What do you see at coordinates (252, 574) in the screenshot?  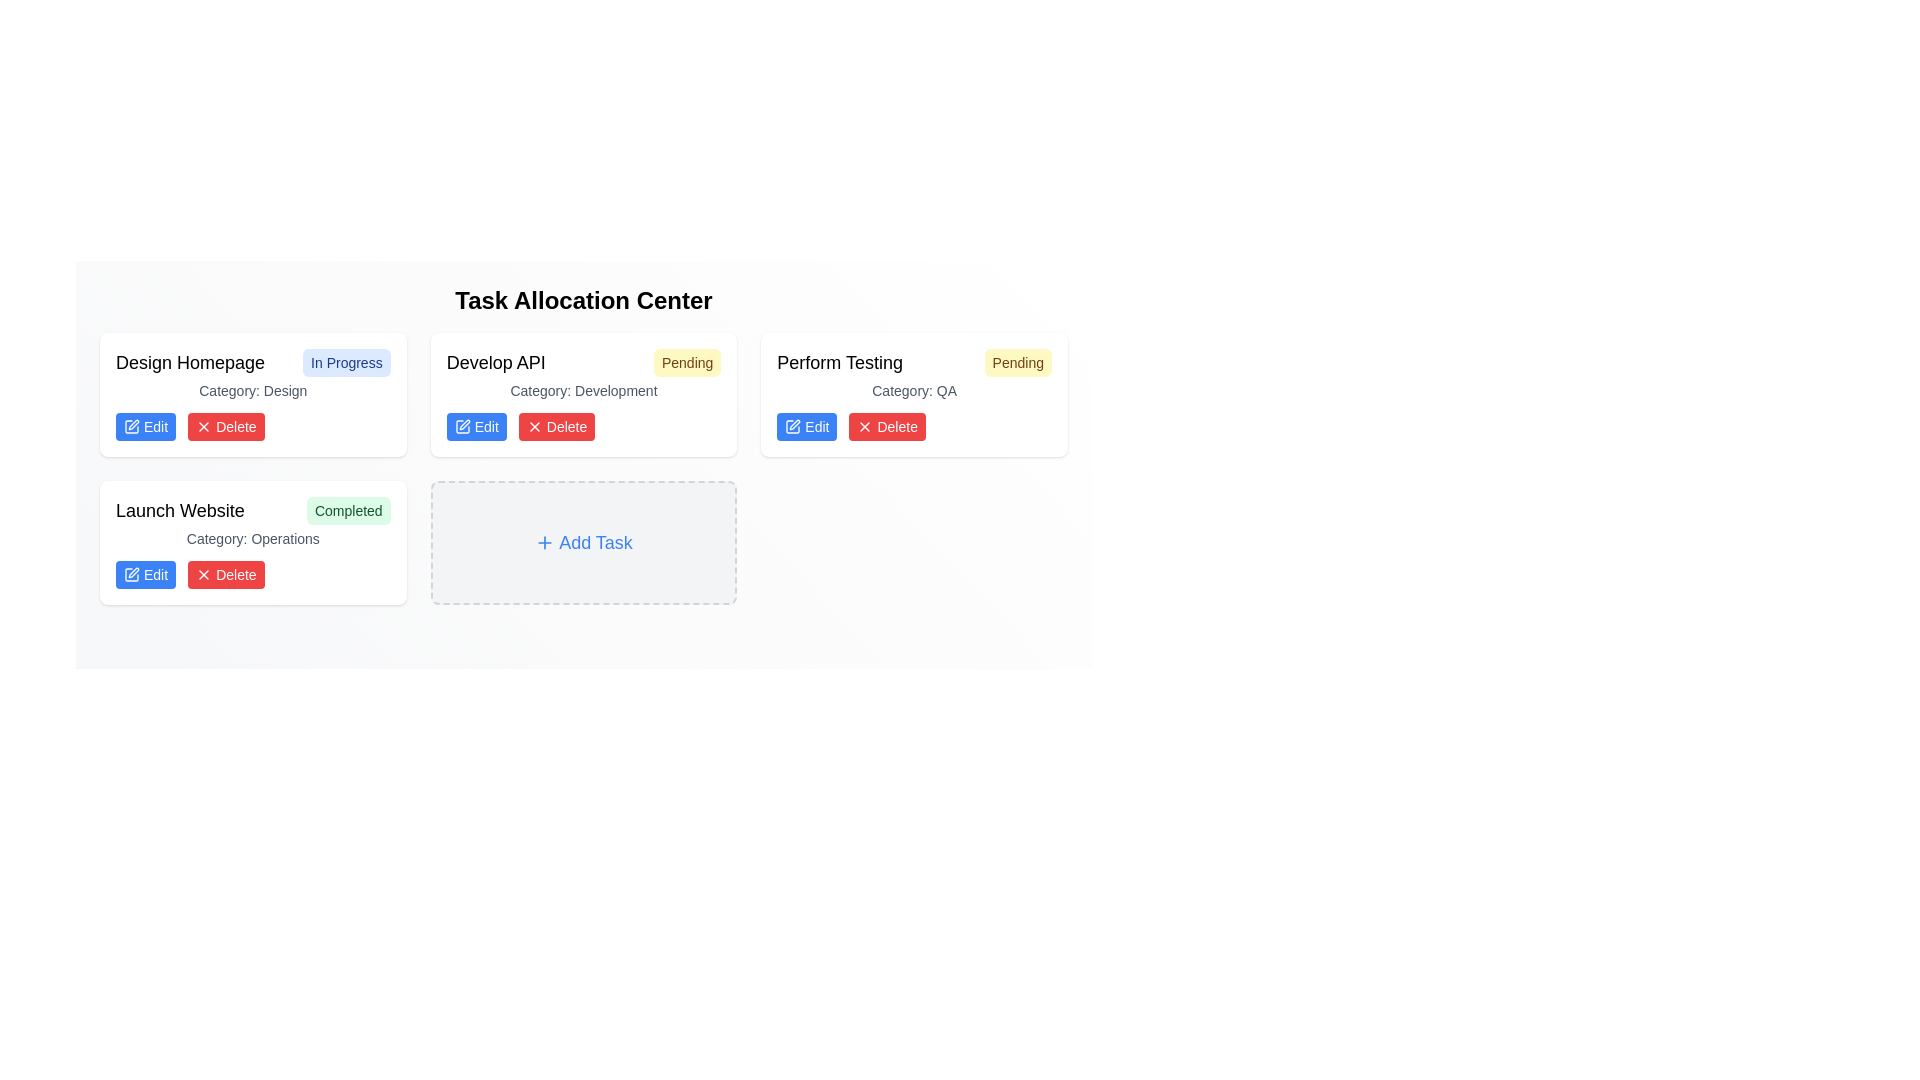 I see `the red 'Delete' button in the grouped UI component at the bottom of the 'Launch Website' task card` at bounding box center [252, 574].